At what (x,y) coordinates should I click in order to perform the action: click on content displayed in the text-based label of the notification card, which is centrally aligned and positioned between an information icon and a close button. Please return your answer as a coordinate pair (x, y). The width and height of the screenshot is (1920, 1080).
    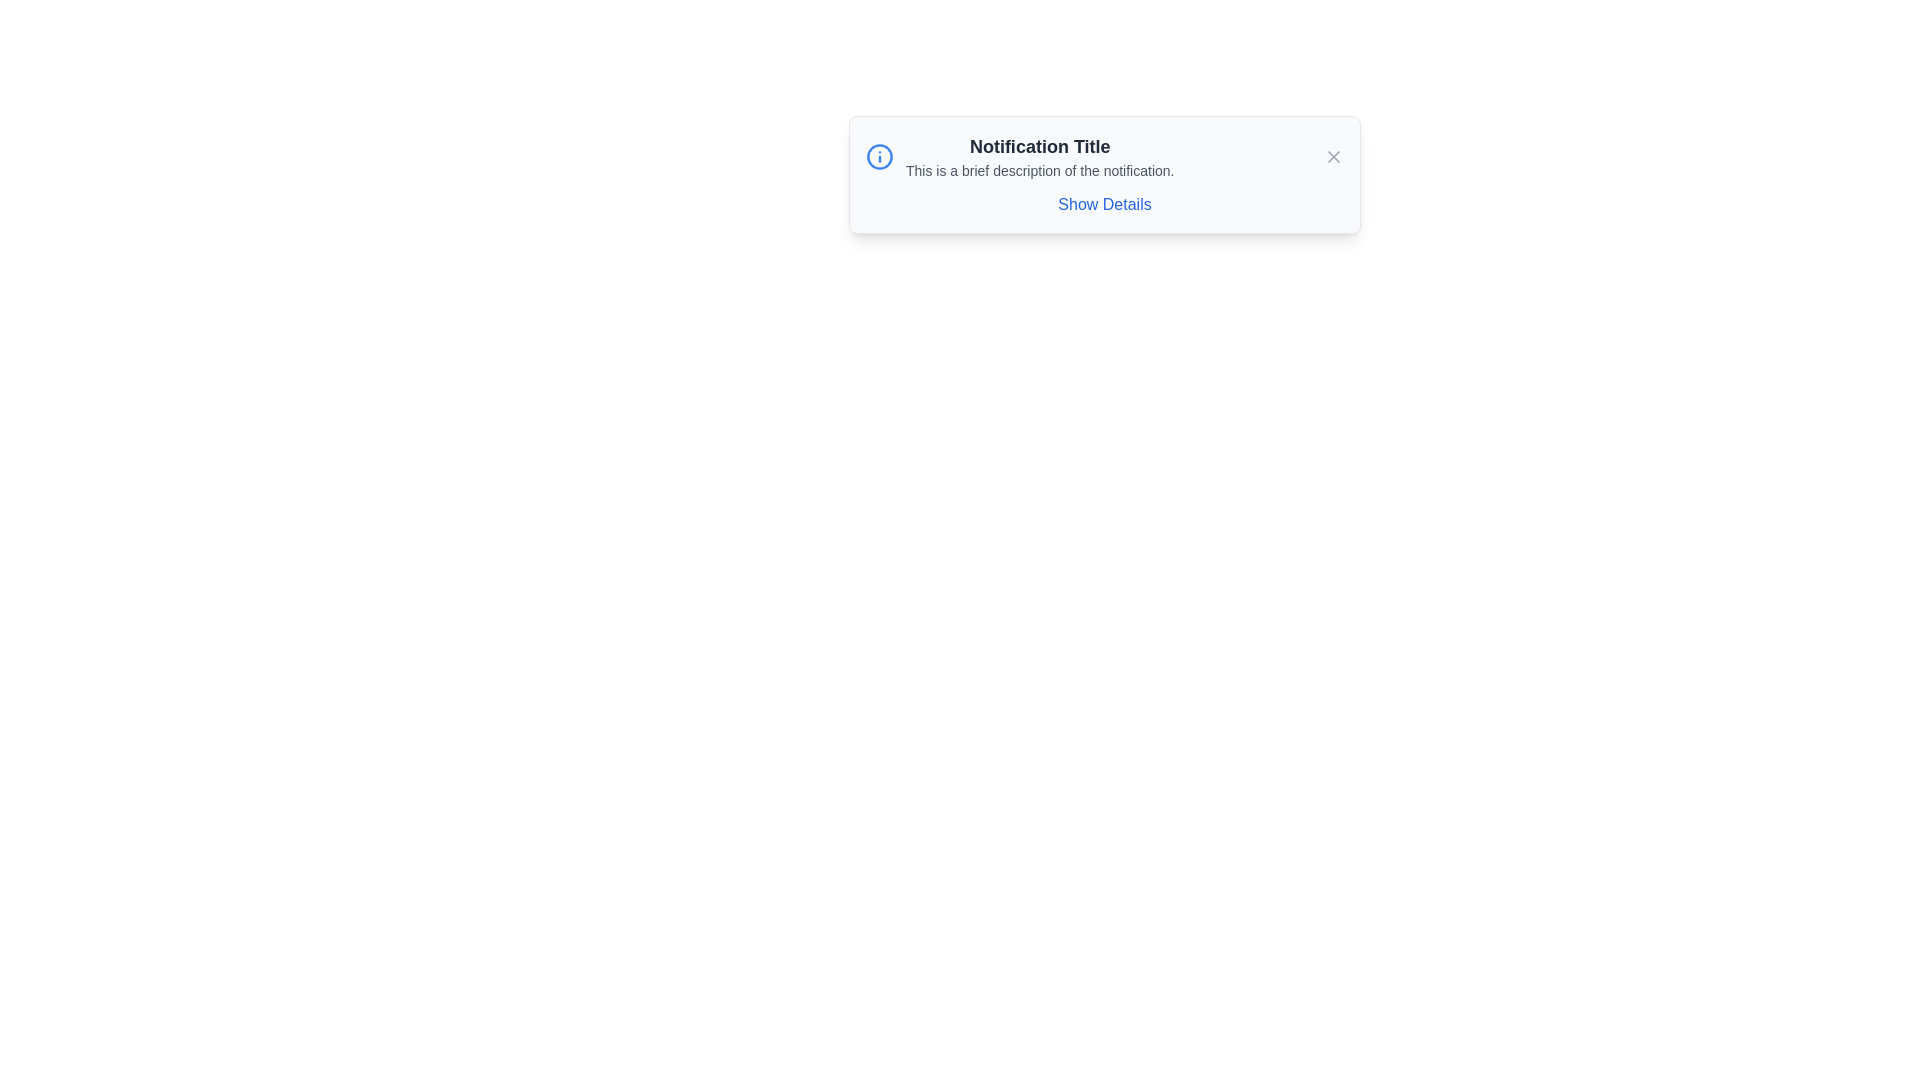
    Looking at the image, I should click on (1040, 156).